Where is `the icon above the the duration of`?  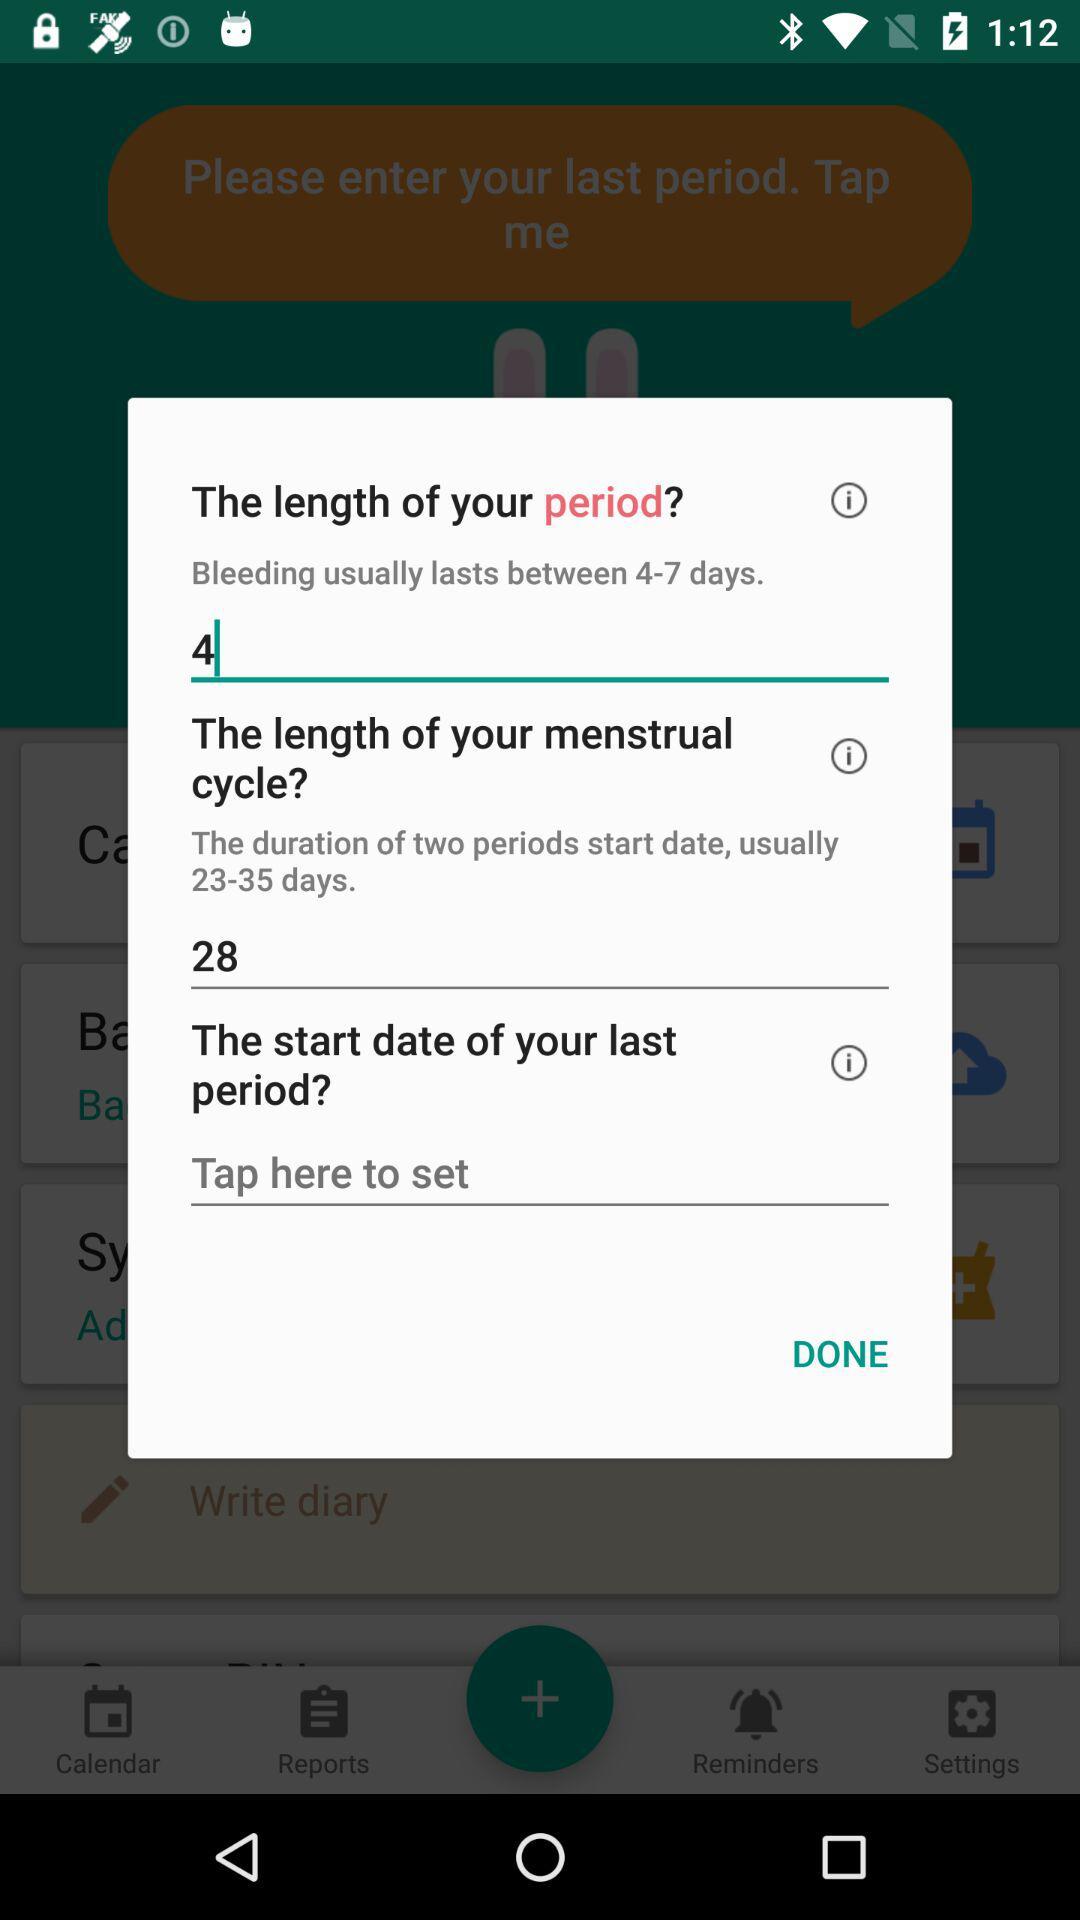
the icon above the the duration of is located at coordinates (849, 755).